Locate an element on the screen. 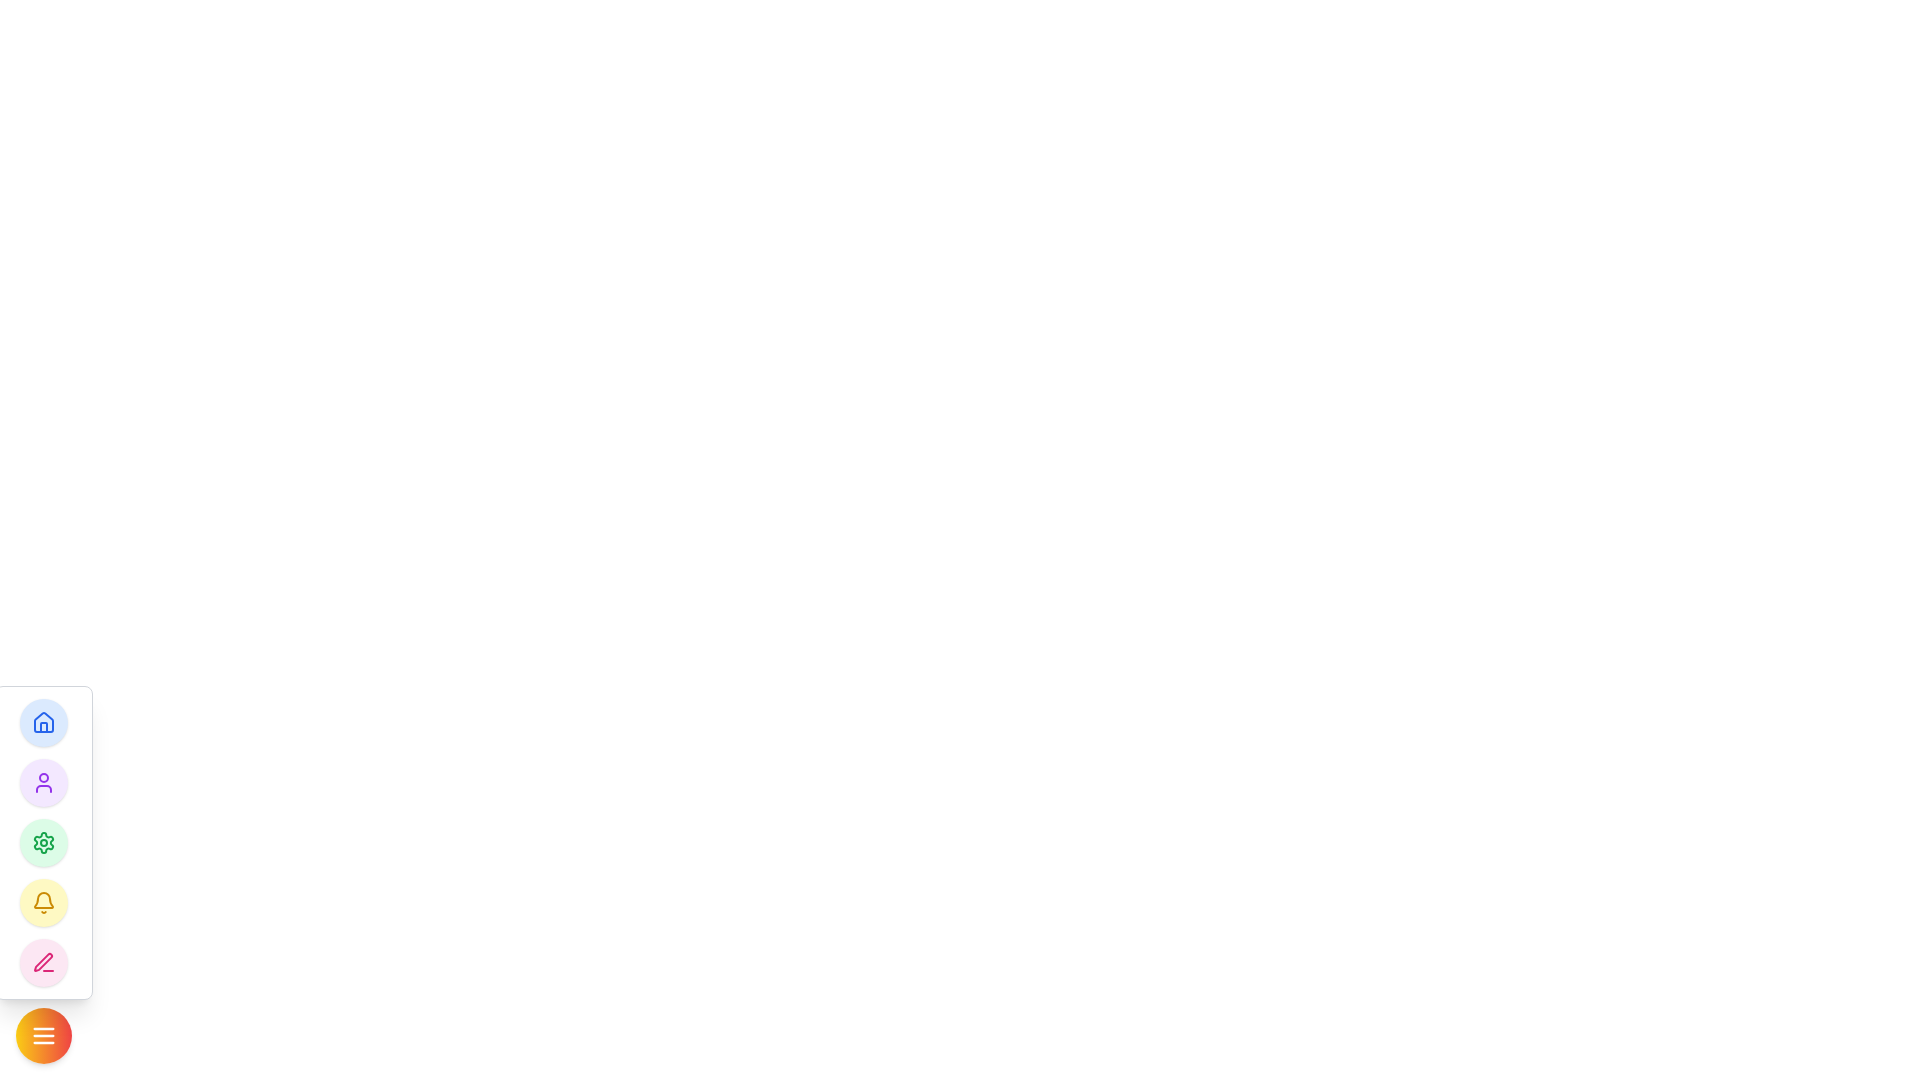 The image size is (1920, 1080). the pen icon located at the bottom of the vertical menu is located at coordinates (43, 962).